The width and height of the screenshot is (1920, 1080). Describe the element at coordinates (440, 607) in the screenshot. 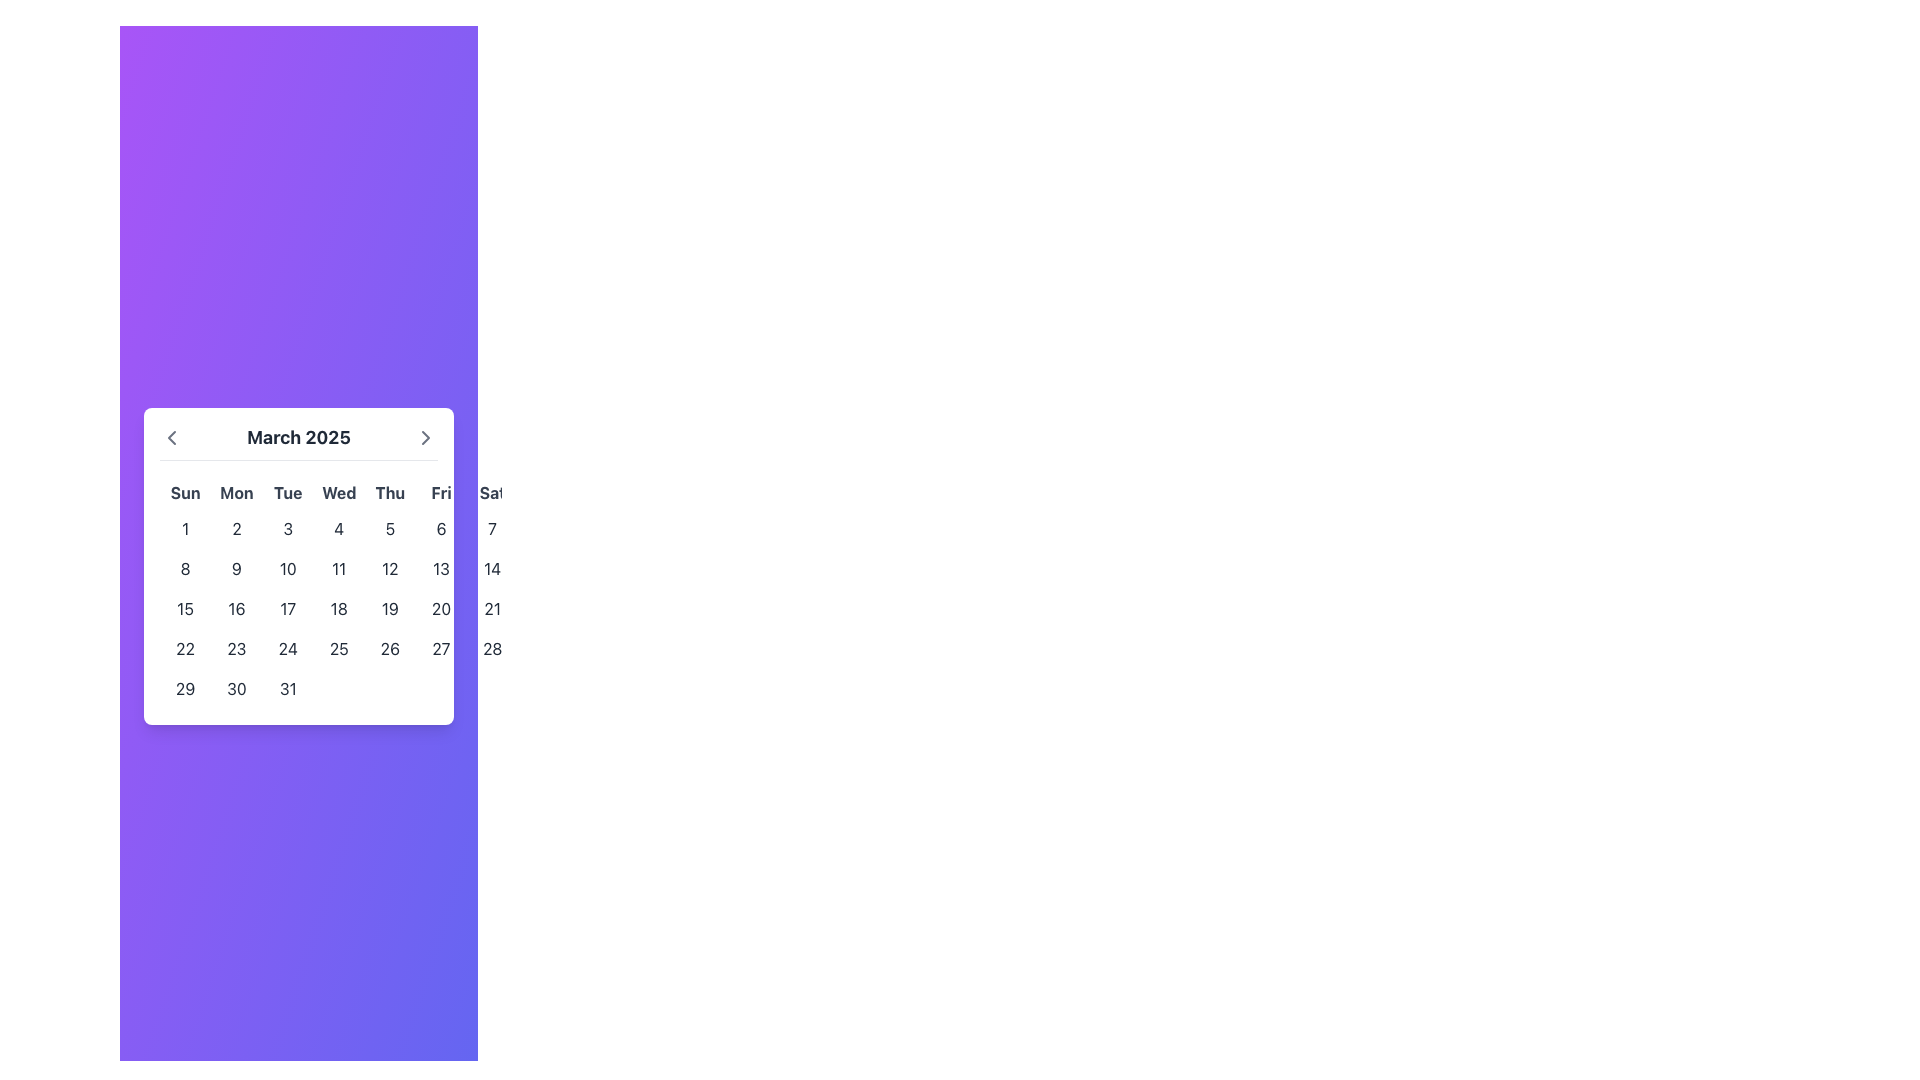

I see `the Calendar Date Cell containing the number '20'` at that location.